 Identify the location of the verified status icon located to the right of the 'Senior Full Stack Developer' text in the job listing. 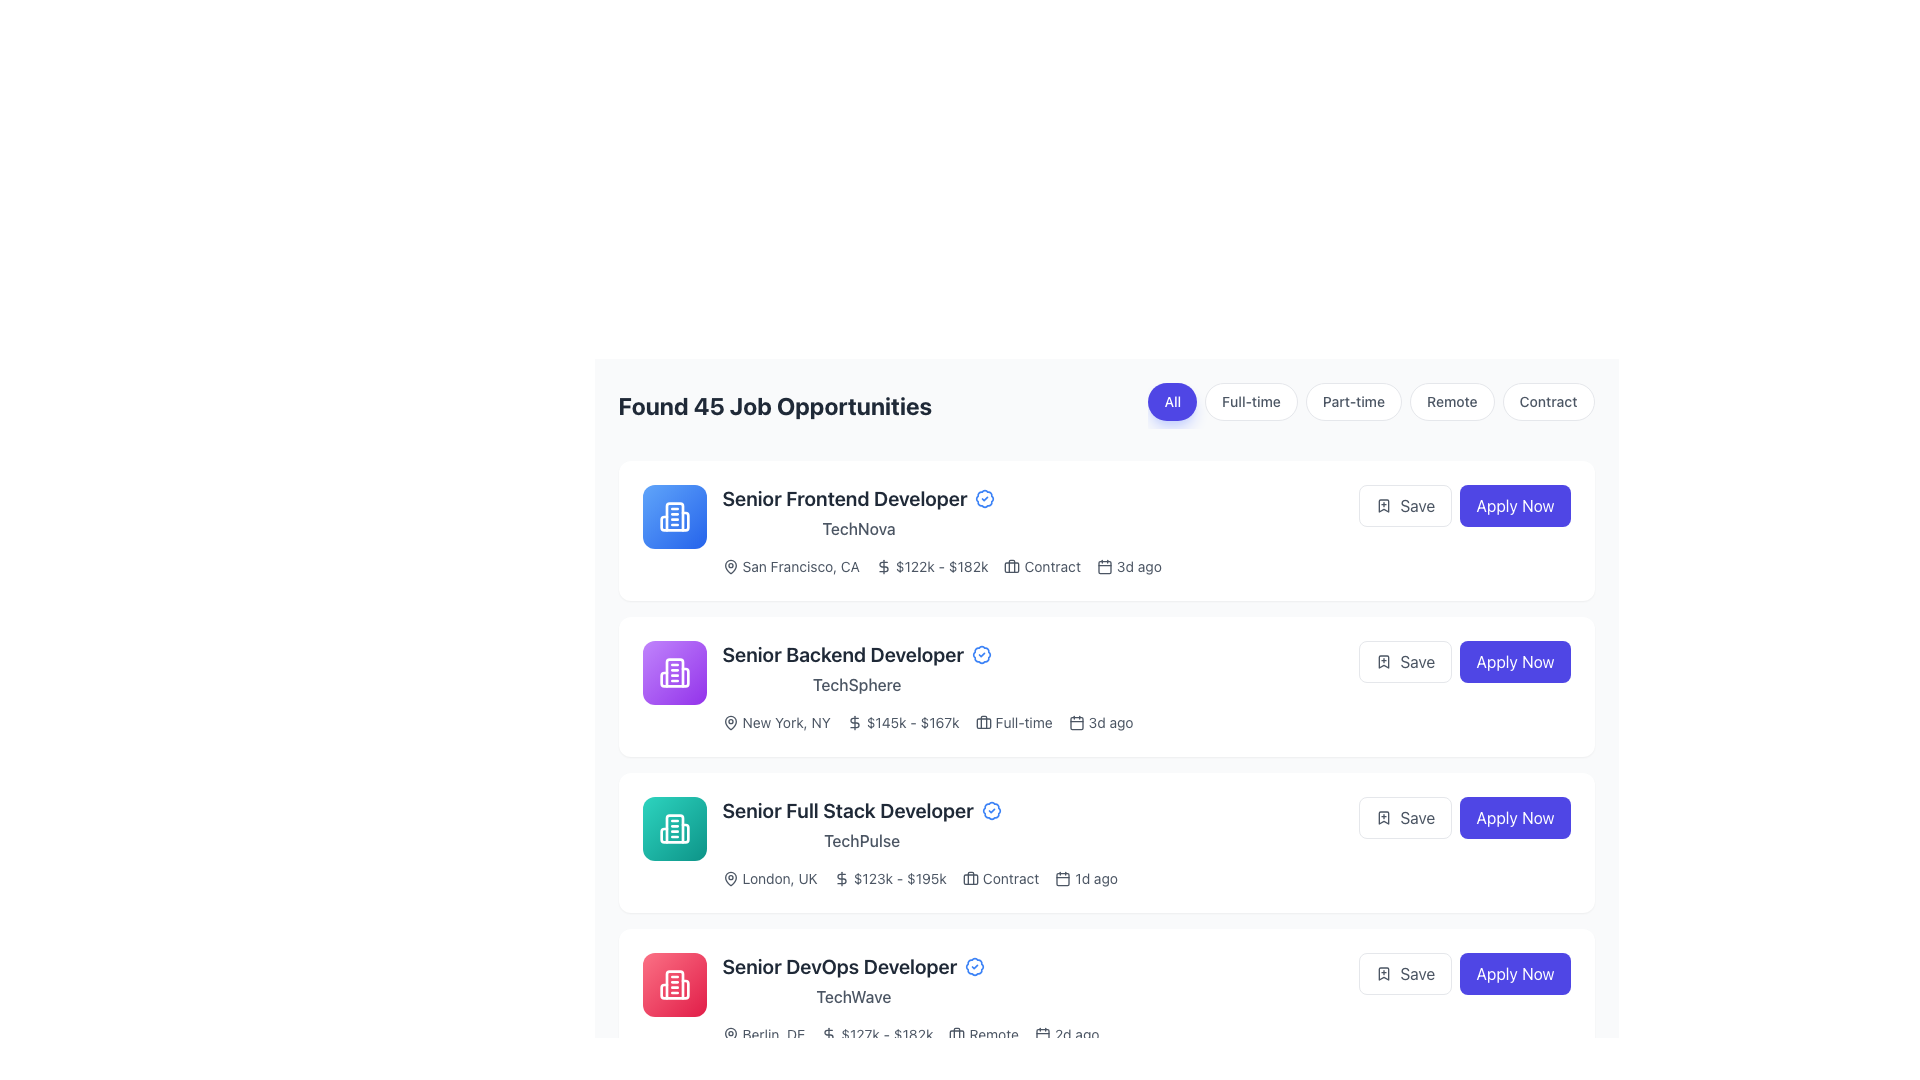
(991, 810).